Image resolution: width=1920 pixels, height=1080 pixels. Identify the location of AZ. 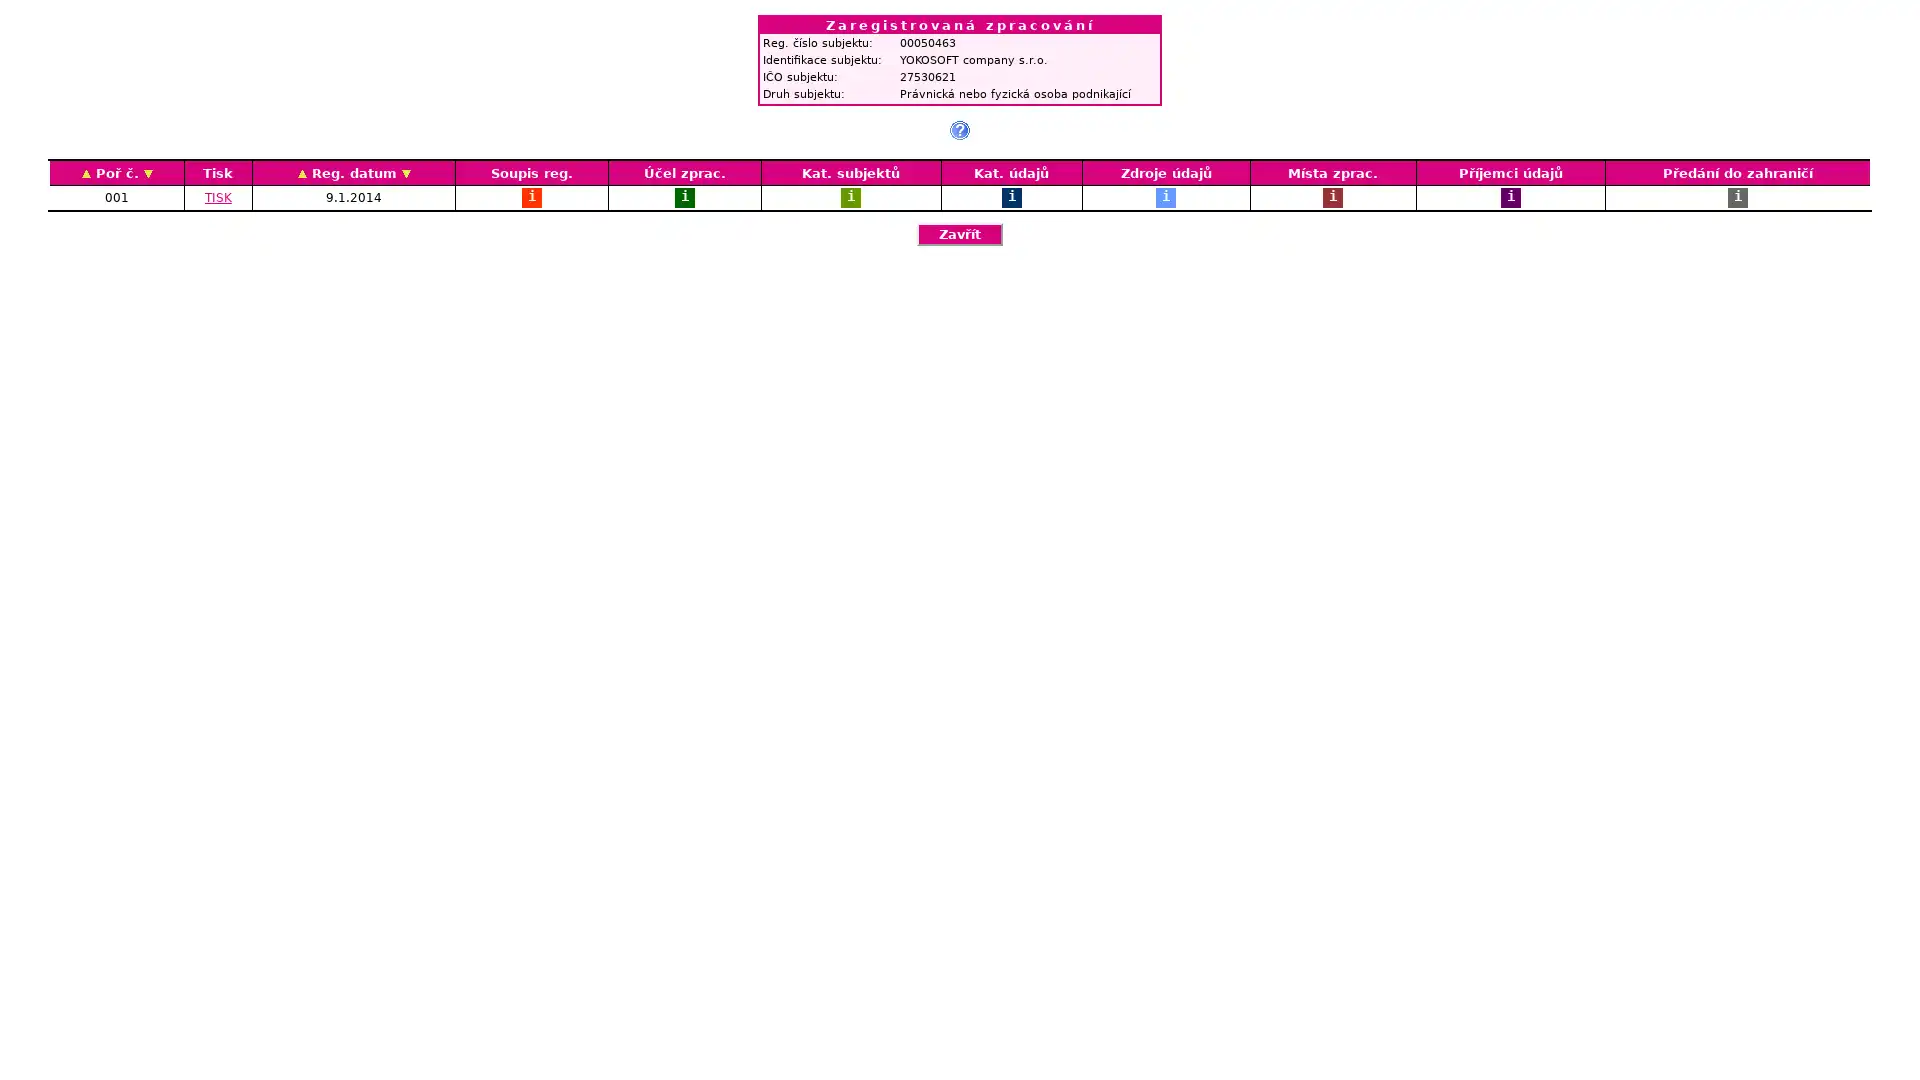
(300, 172).